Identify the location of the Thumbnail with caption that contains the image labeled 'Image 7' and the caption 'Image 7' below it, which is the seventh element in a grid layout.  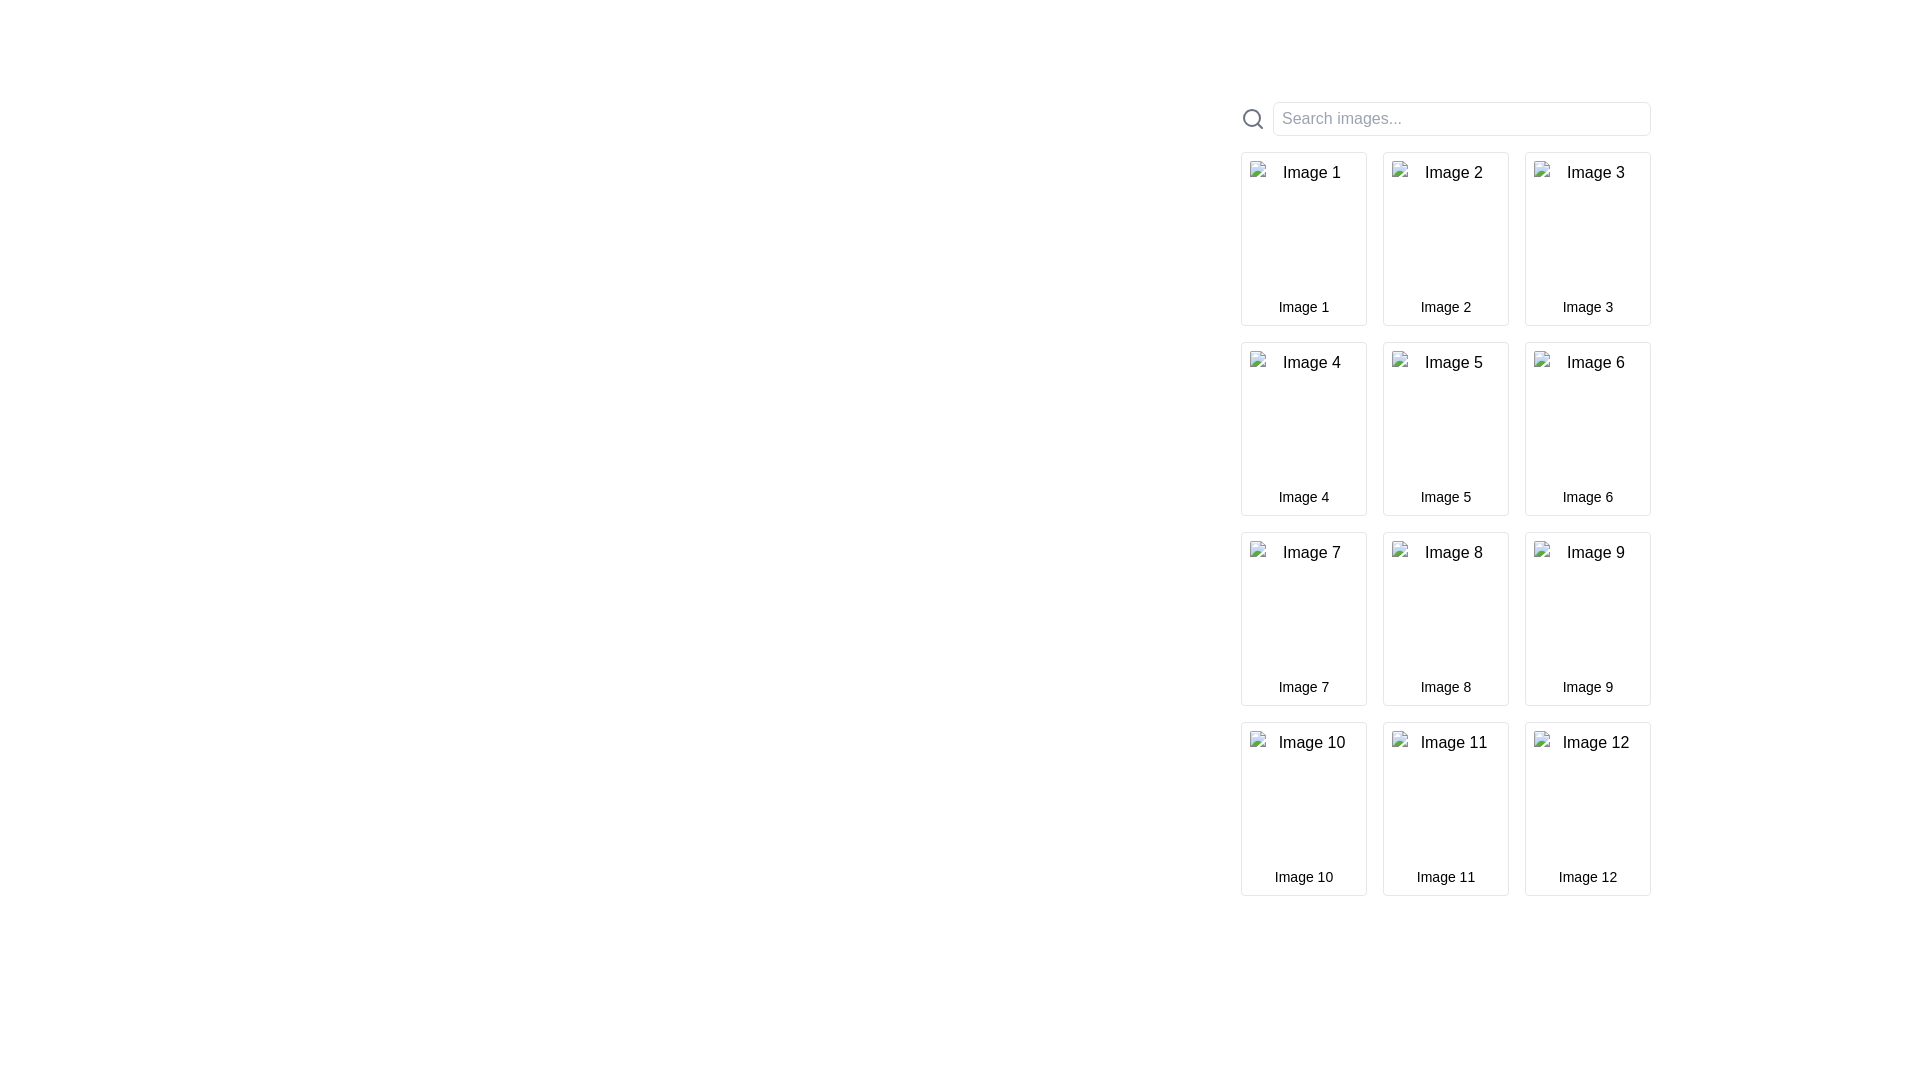
(1304, 617).